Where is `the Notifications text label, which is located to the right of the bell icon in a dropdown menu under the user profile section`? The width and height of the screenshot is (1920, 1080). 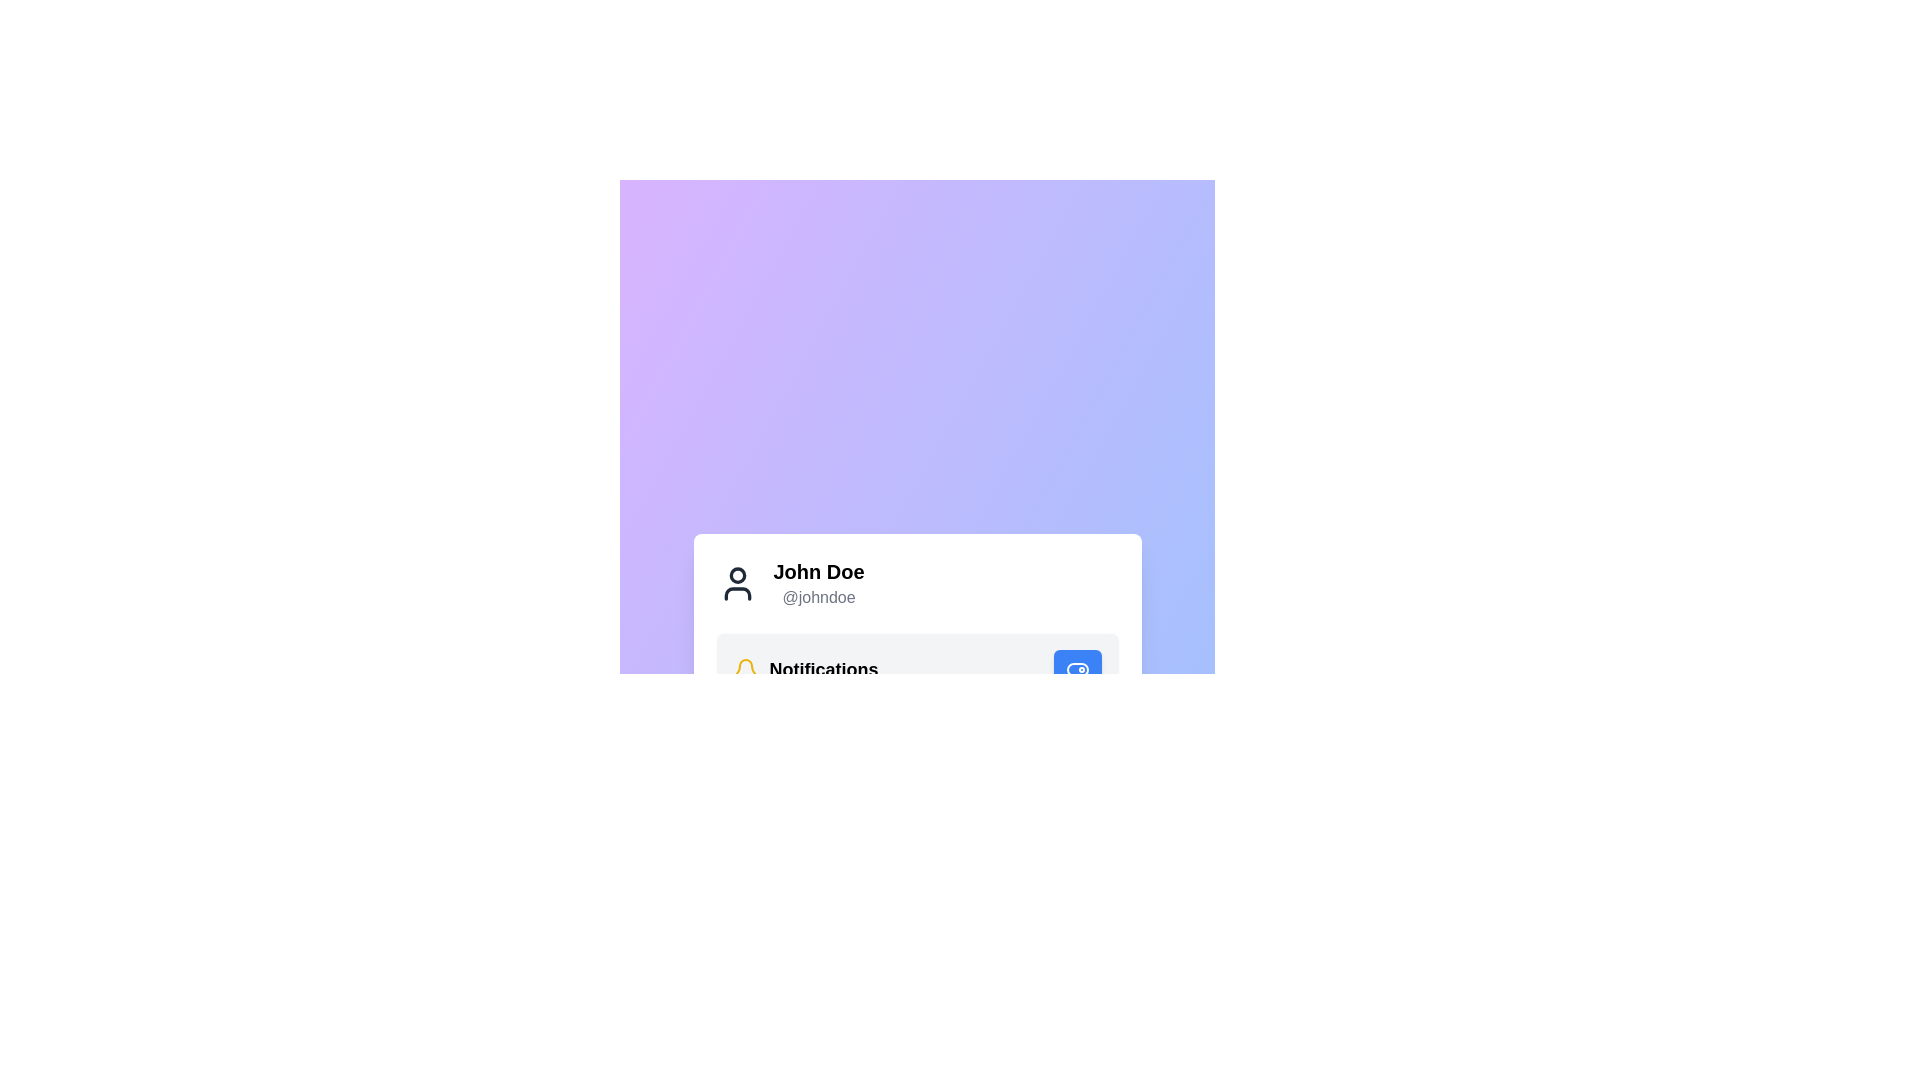 the Notifications text label, which is located to the right of the bell icon in a dropdown menu under the user profile section is located at coordinates (824, 670).